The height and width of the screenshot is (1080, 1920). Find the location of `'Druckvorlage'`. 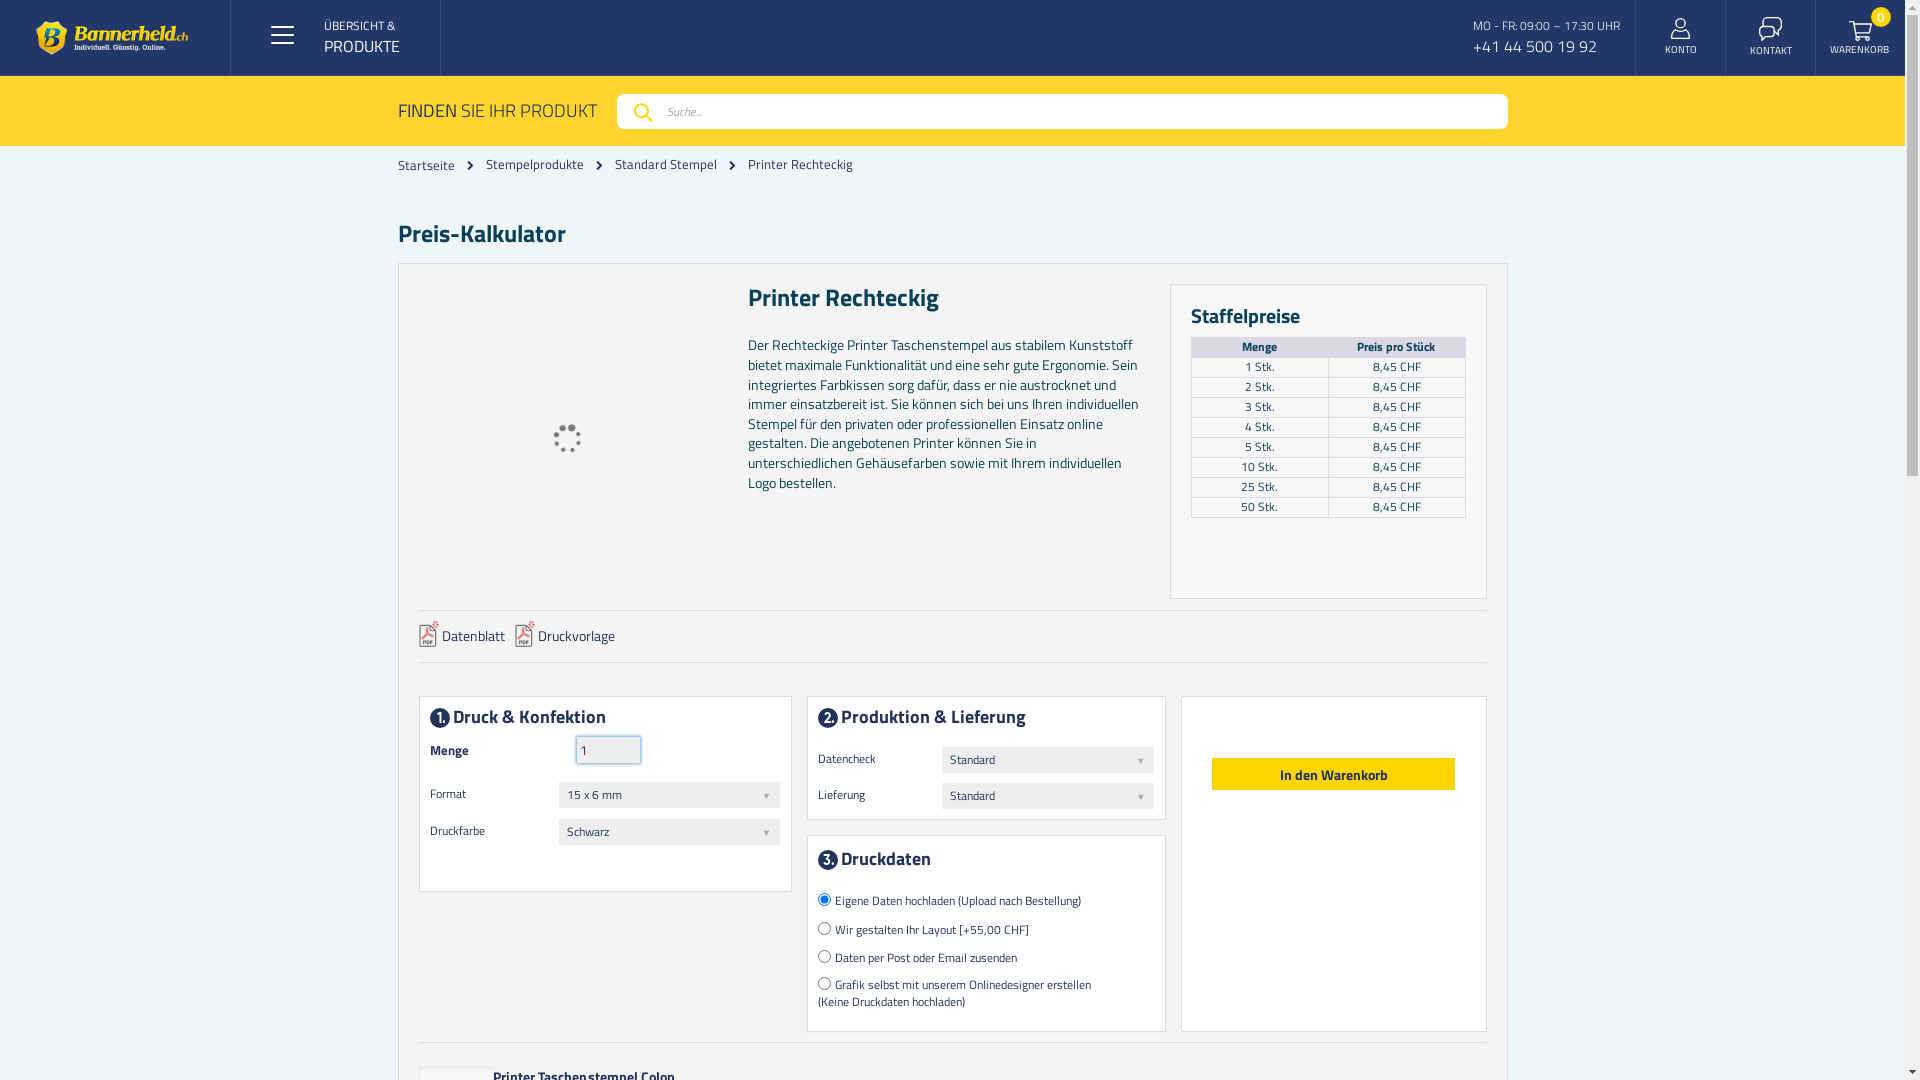

'Druckvorlage' is located at coordinates (562, 641).